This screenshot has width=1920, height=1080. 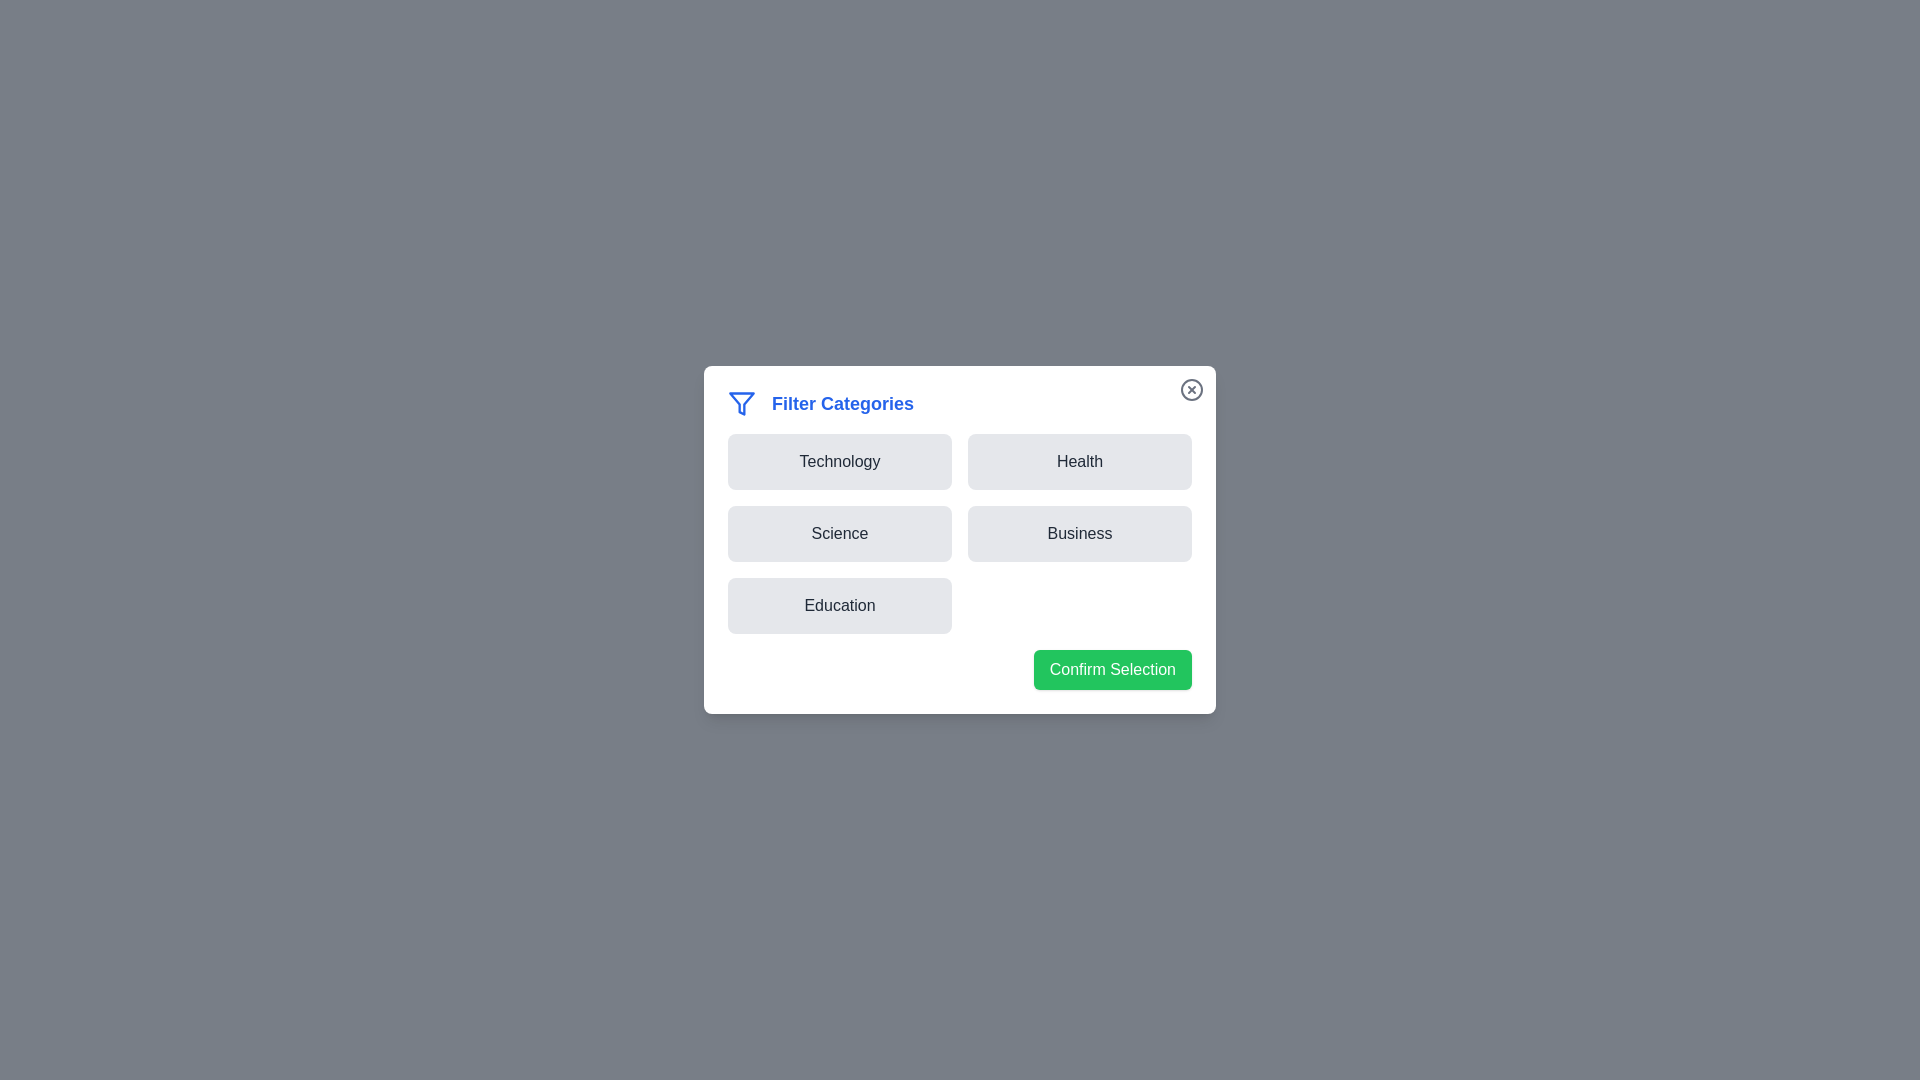 I want to click on the Education button to observe its hover effect, so click(x=840, y=604).